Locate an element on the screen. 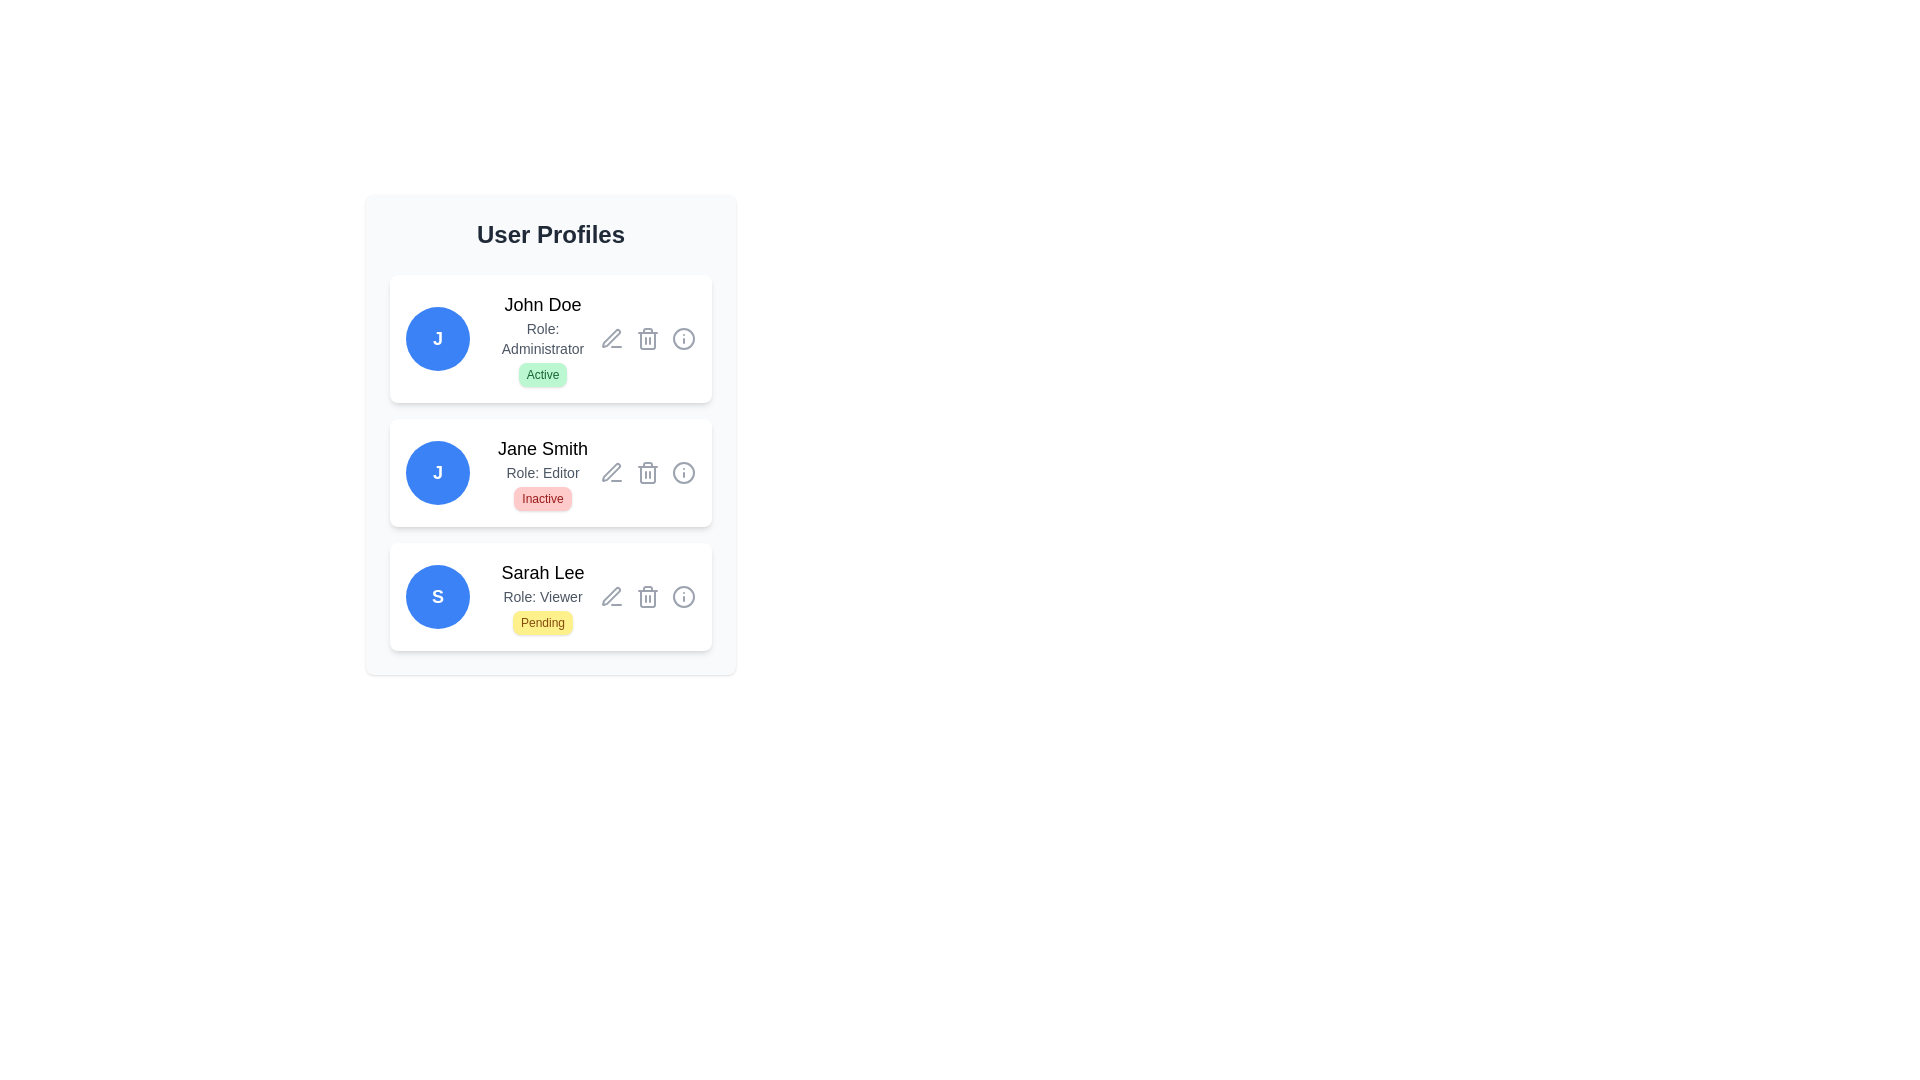 This screenshot has width=1920, height=1080. the status label styled as a yellow rounded rectangle with the text 'Pending' in bold, dark yellow font, located in the third card of the user profiles list is located at coordinates (542, 622).